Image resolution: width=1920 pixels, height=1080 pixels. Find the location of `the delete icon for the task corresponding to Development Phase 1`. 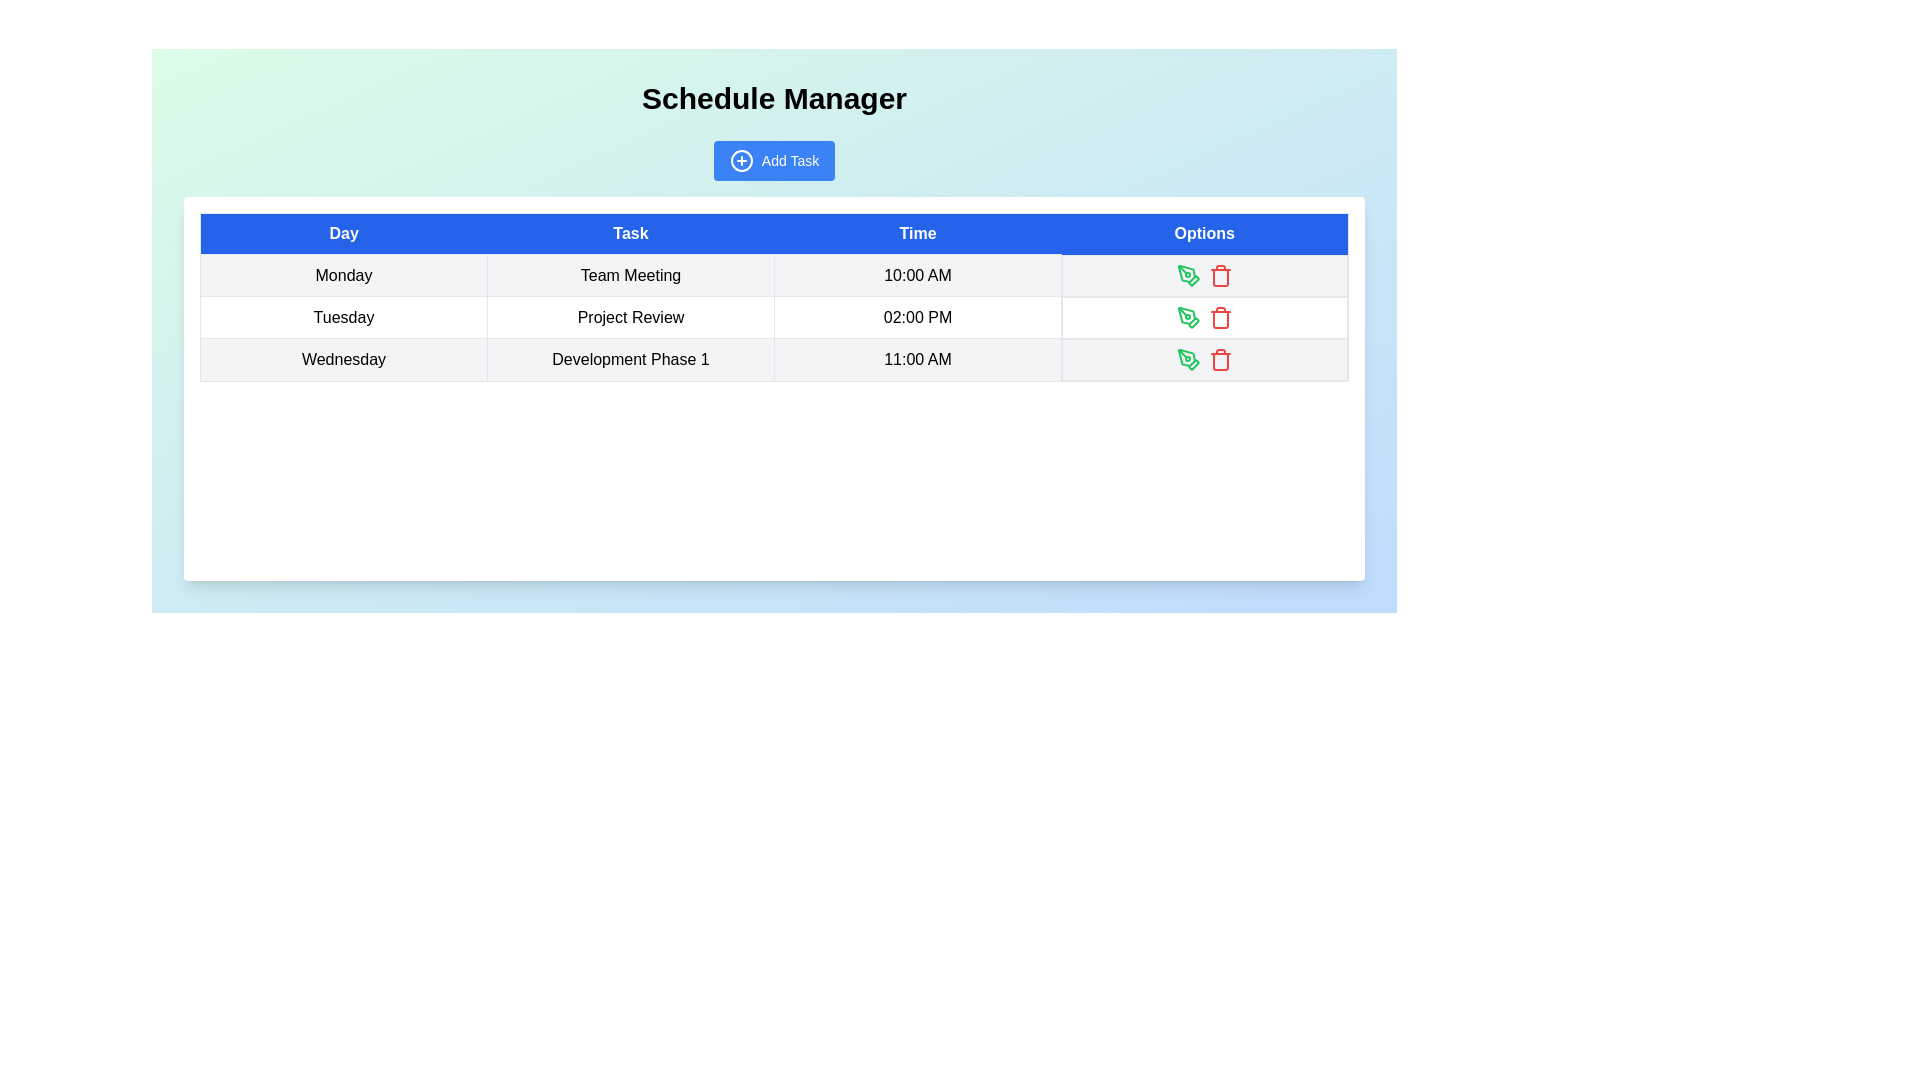

the delete icon for the task corresponding to Development Phase 1 is located at coordinates (1219, 358).